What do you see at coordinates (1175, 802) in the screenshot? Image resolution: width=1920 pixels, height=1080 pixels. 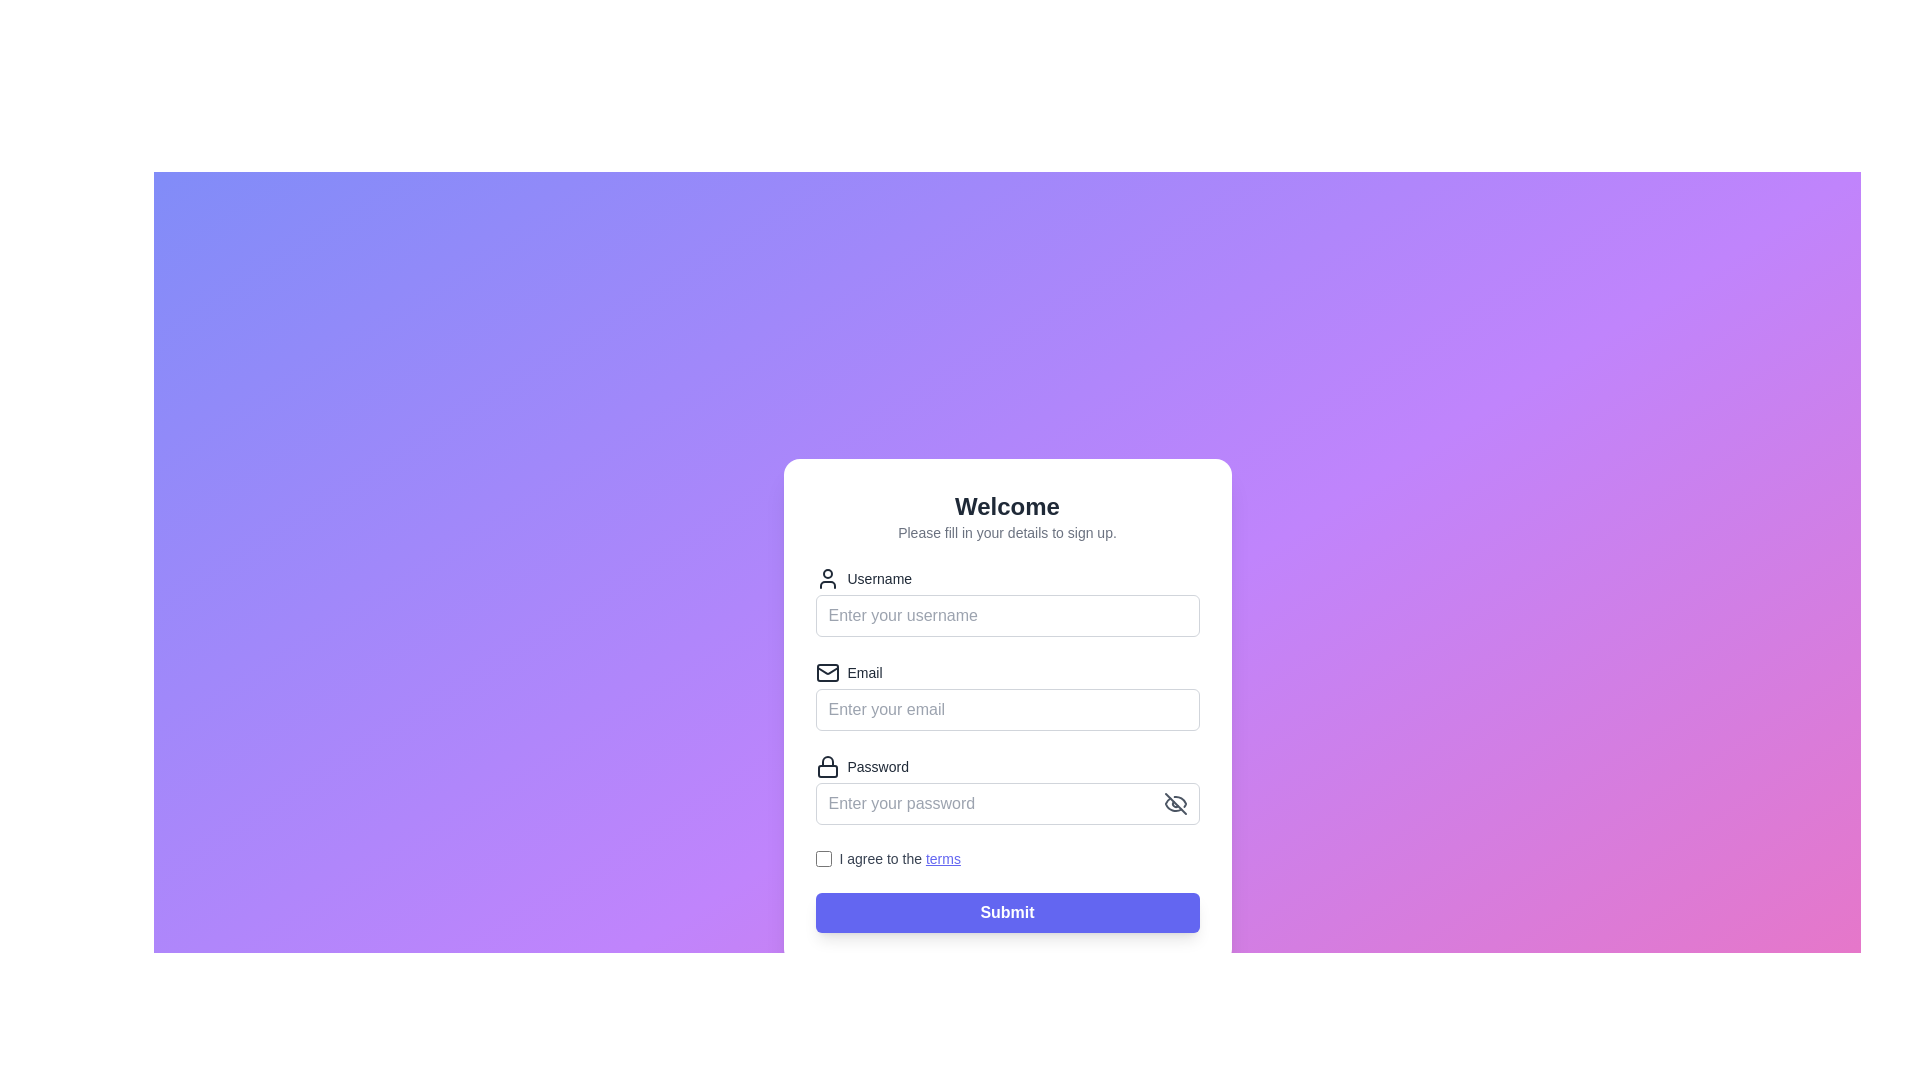 I see `the eye-off icon on the far right side of the password input field` at bounding box center [1175, 802].